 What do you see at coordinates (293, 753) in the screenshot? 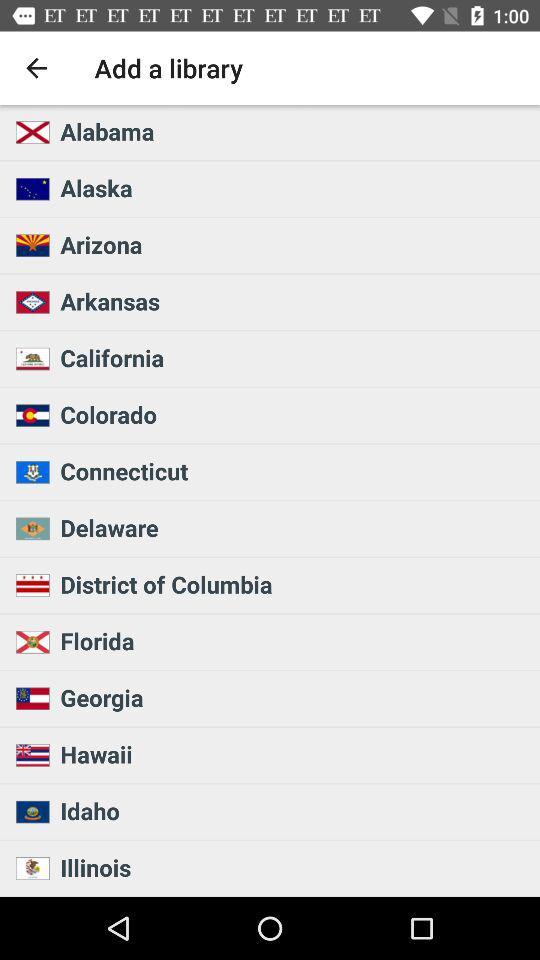
I see `icon above the idaho icon` at bounding box center [293, 753].